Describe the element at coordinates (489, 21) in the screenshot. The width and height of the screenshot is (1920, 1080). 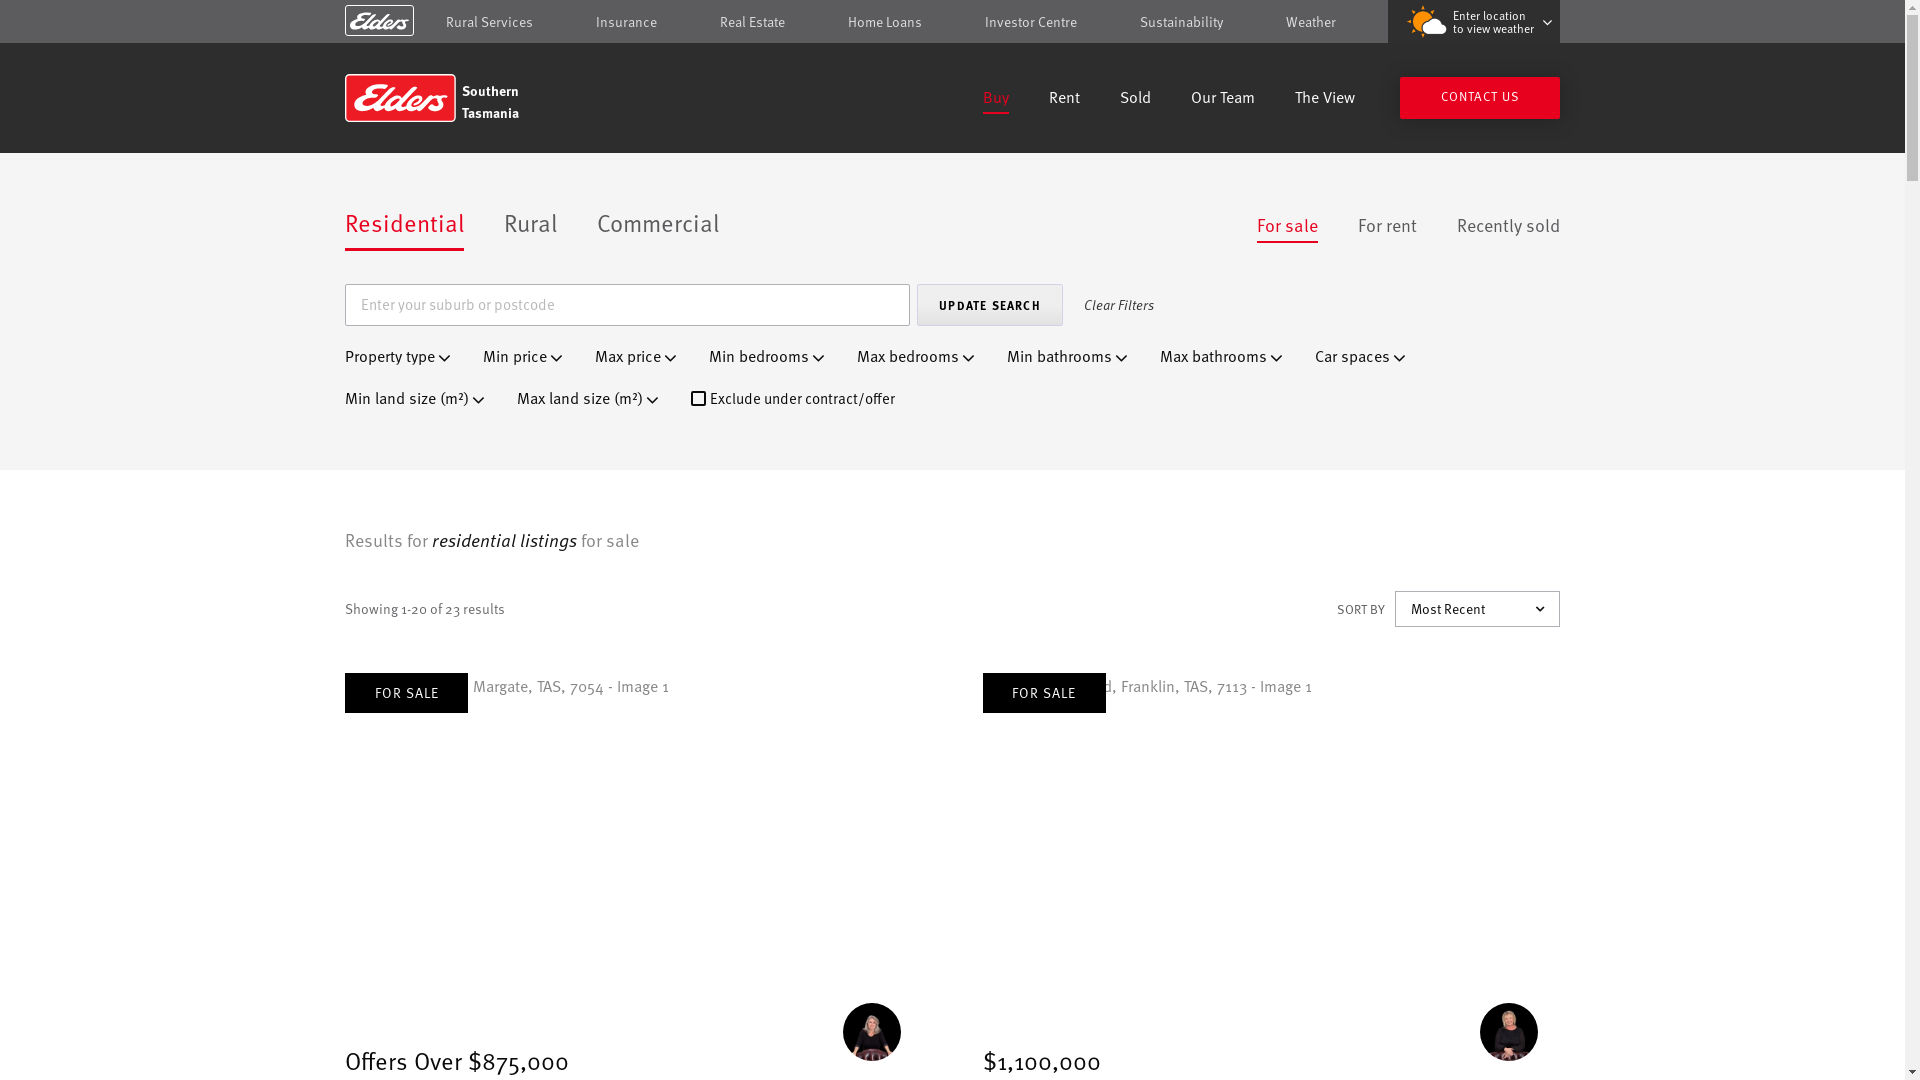
I see `'Rural Services'` at that location.